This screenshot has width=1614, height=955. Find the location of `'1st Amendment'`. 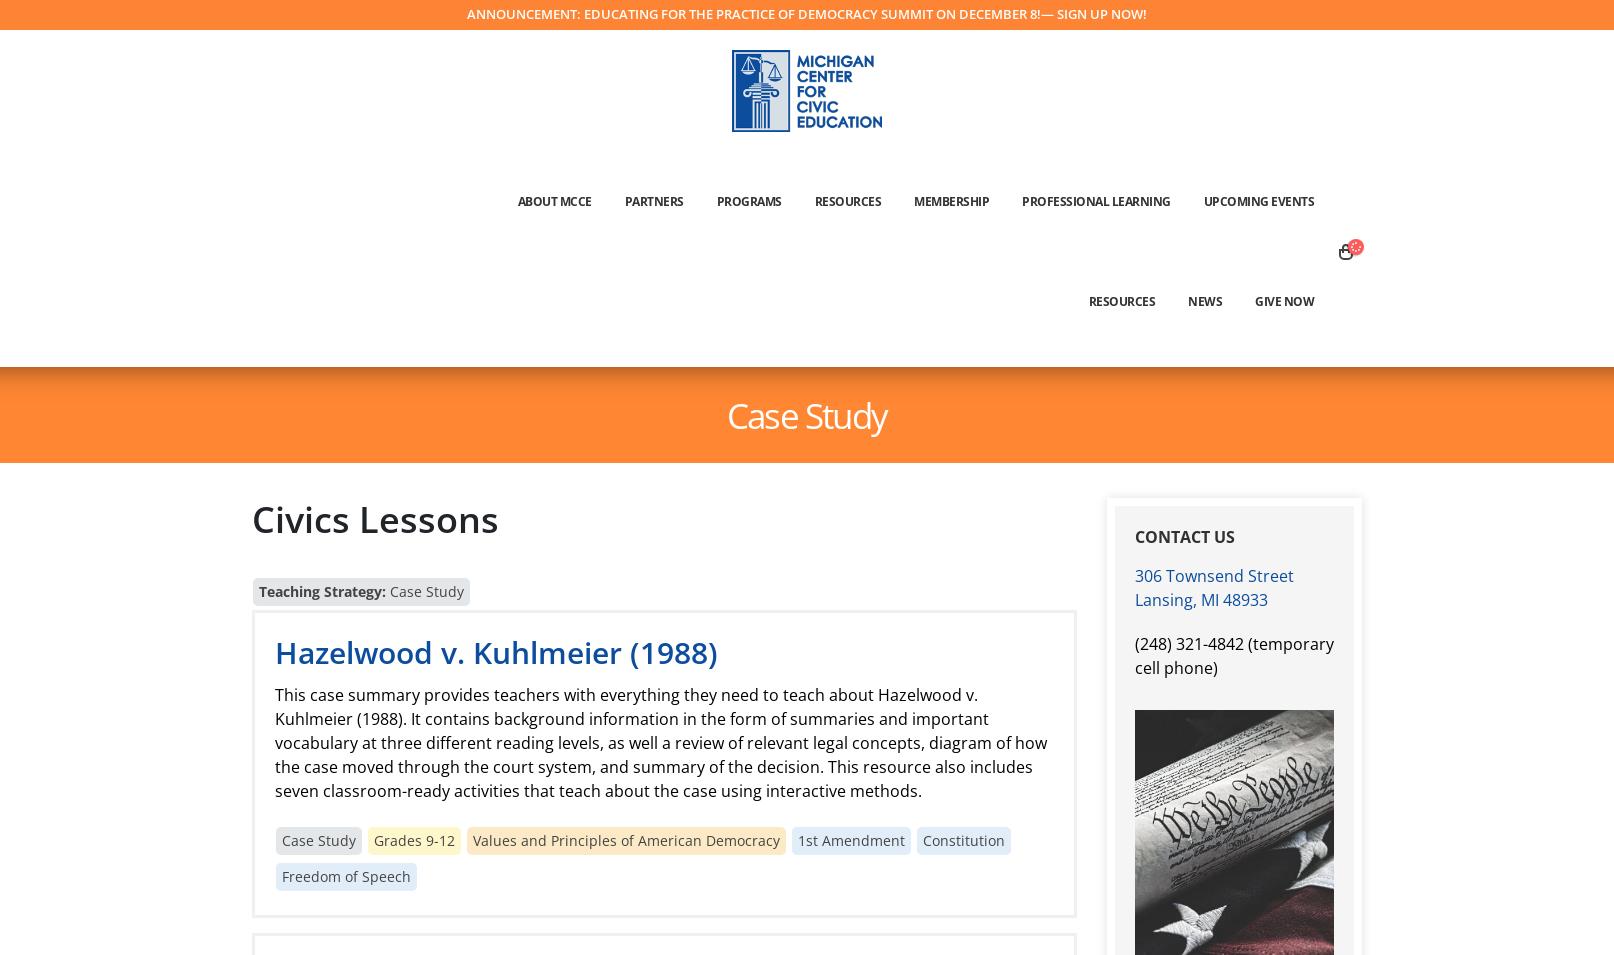

'1st Amendment' is located at coordinates (796, 840).